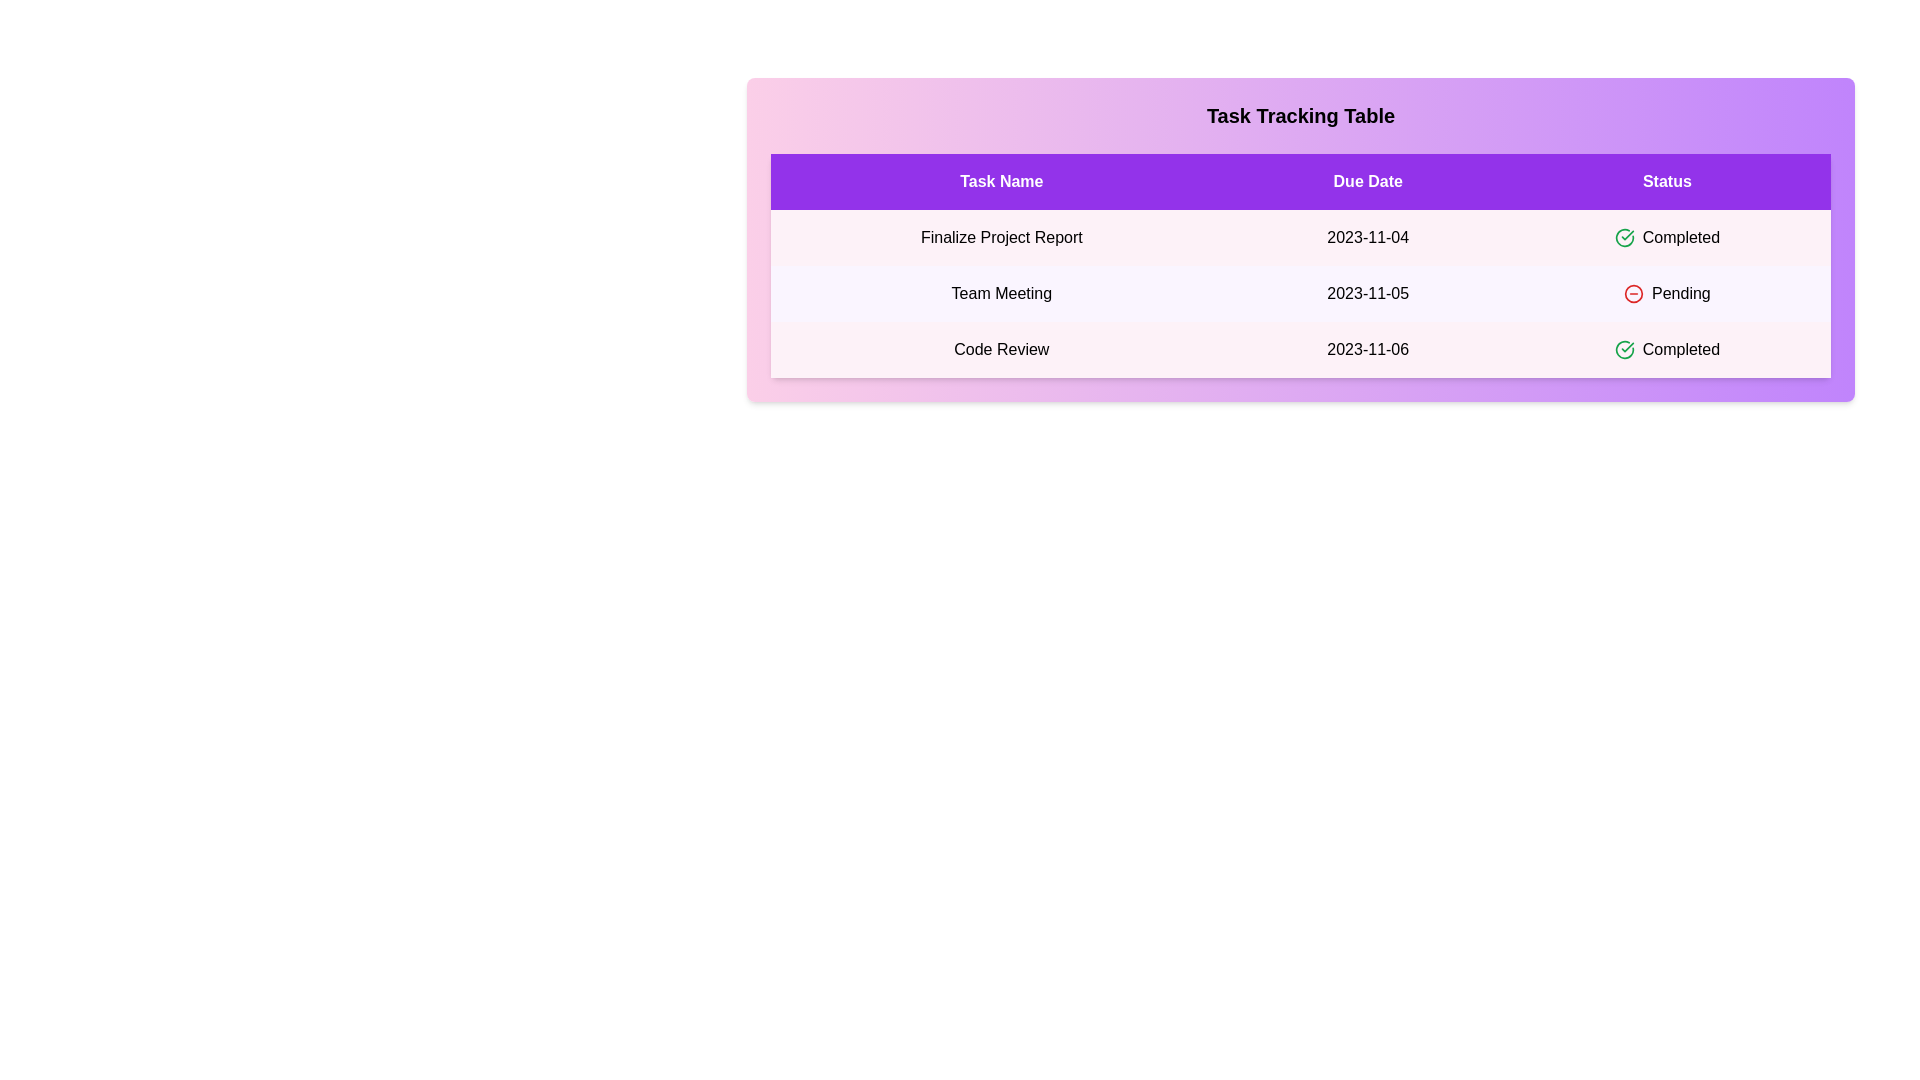  Describe the element at coordinates (1624, 237) in the screenshot. I see `the status icon for the task with status Completed` at that location.